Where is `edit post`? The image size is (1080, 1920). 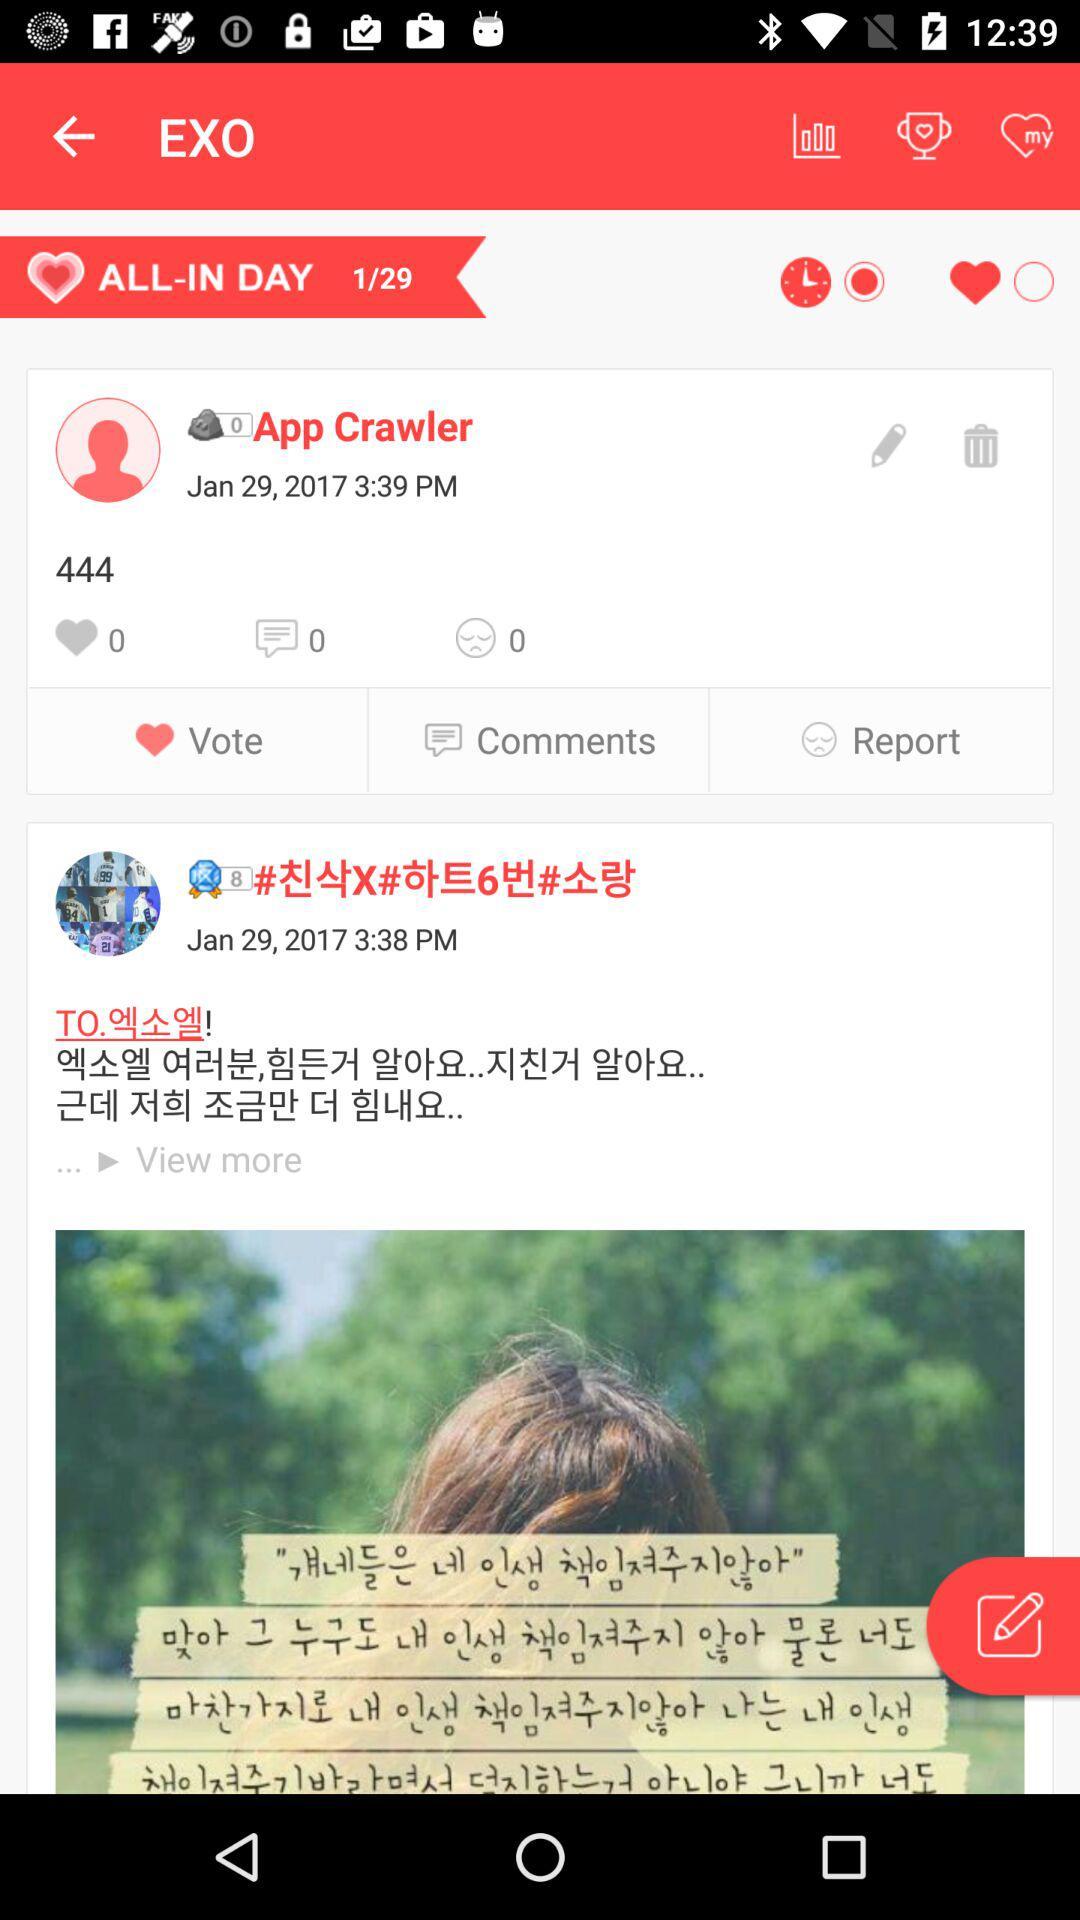 edit post is located at coordinates (885, 442).